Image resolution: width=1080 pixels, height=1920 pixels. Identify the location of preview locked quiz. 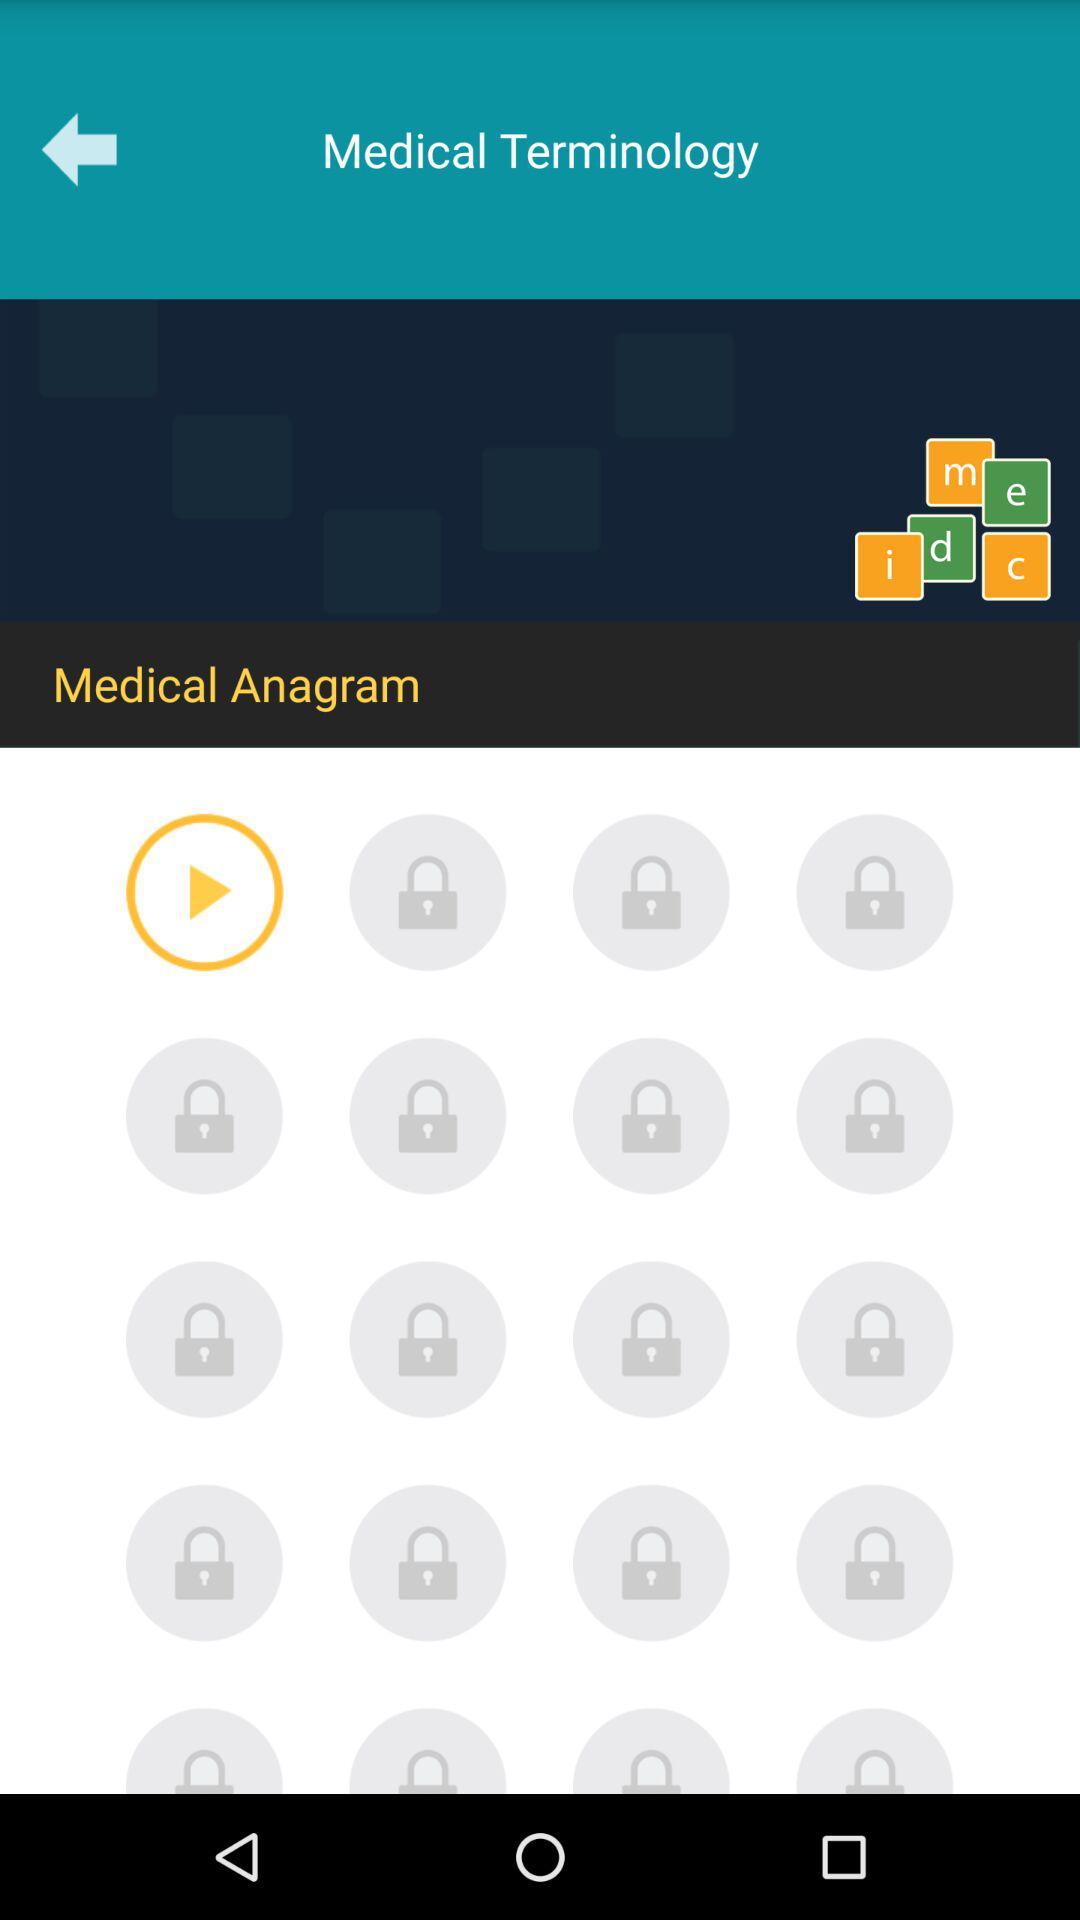
(651, 1749).